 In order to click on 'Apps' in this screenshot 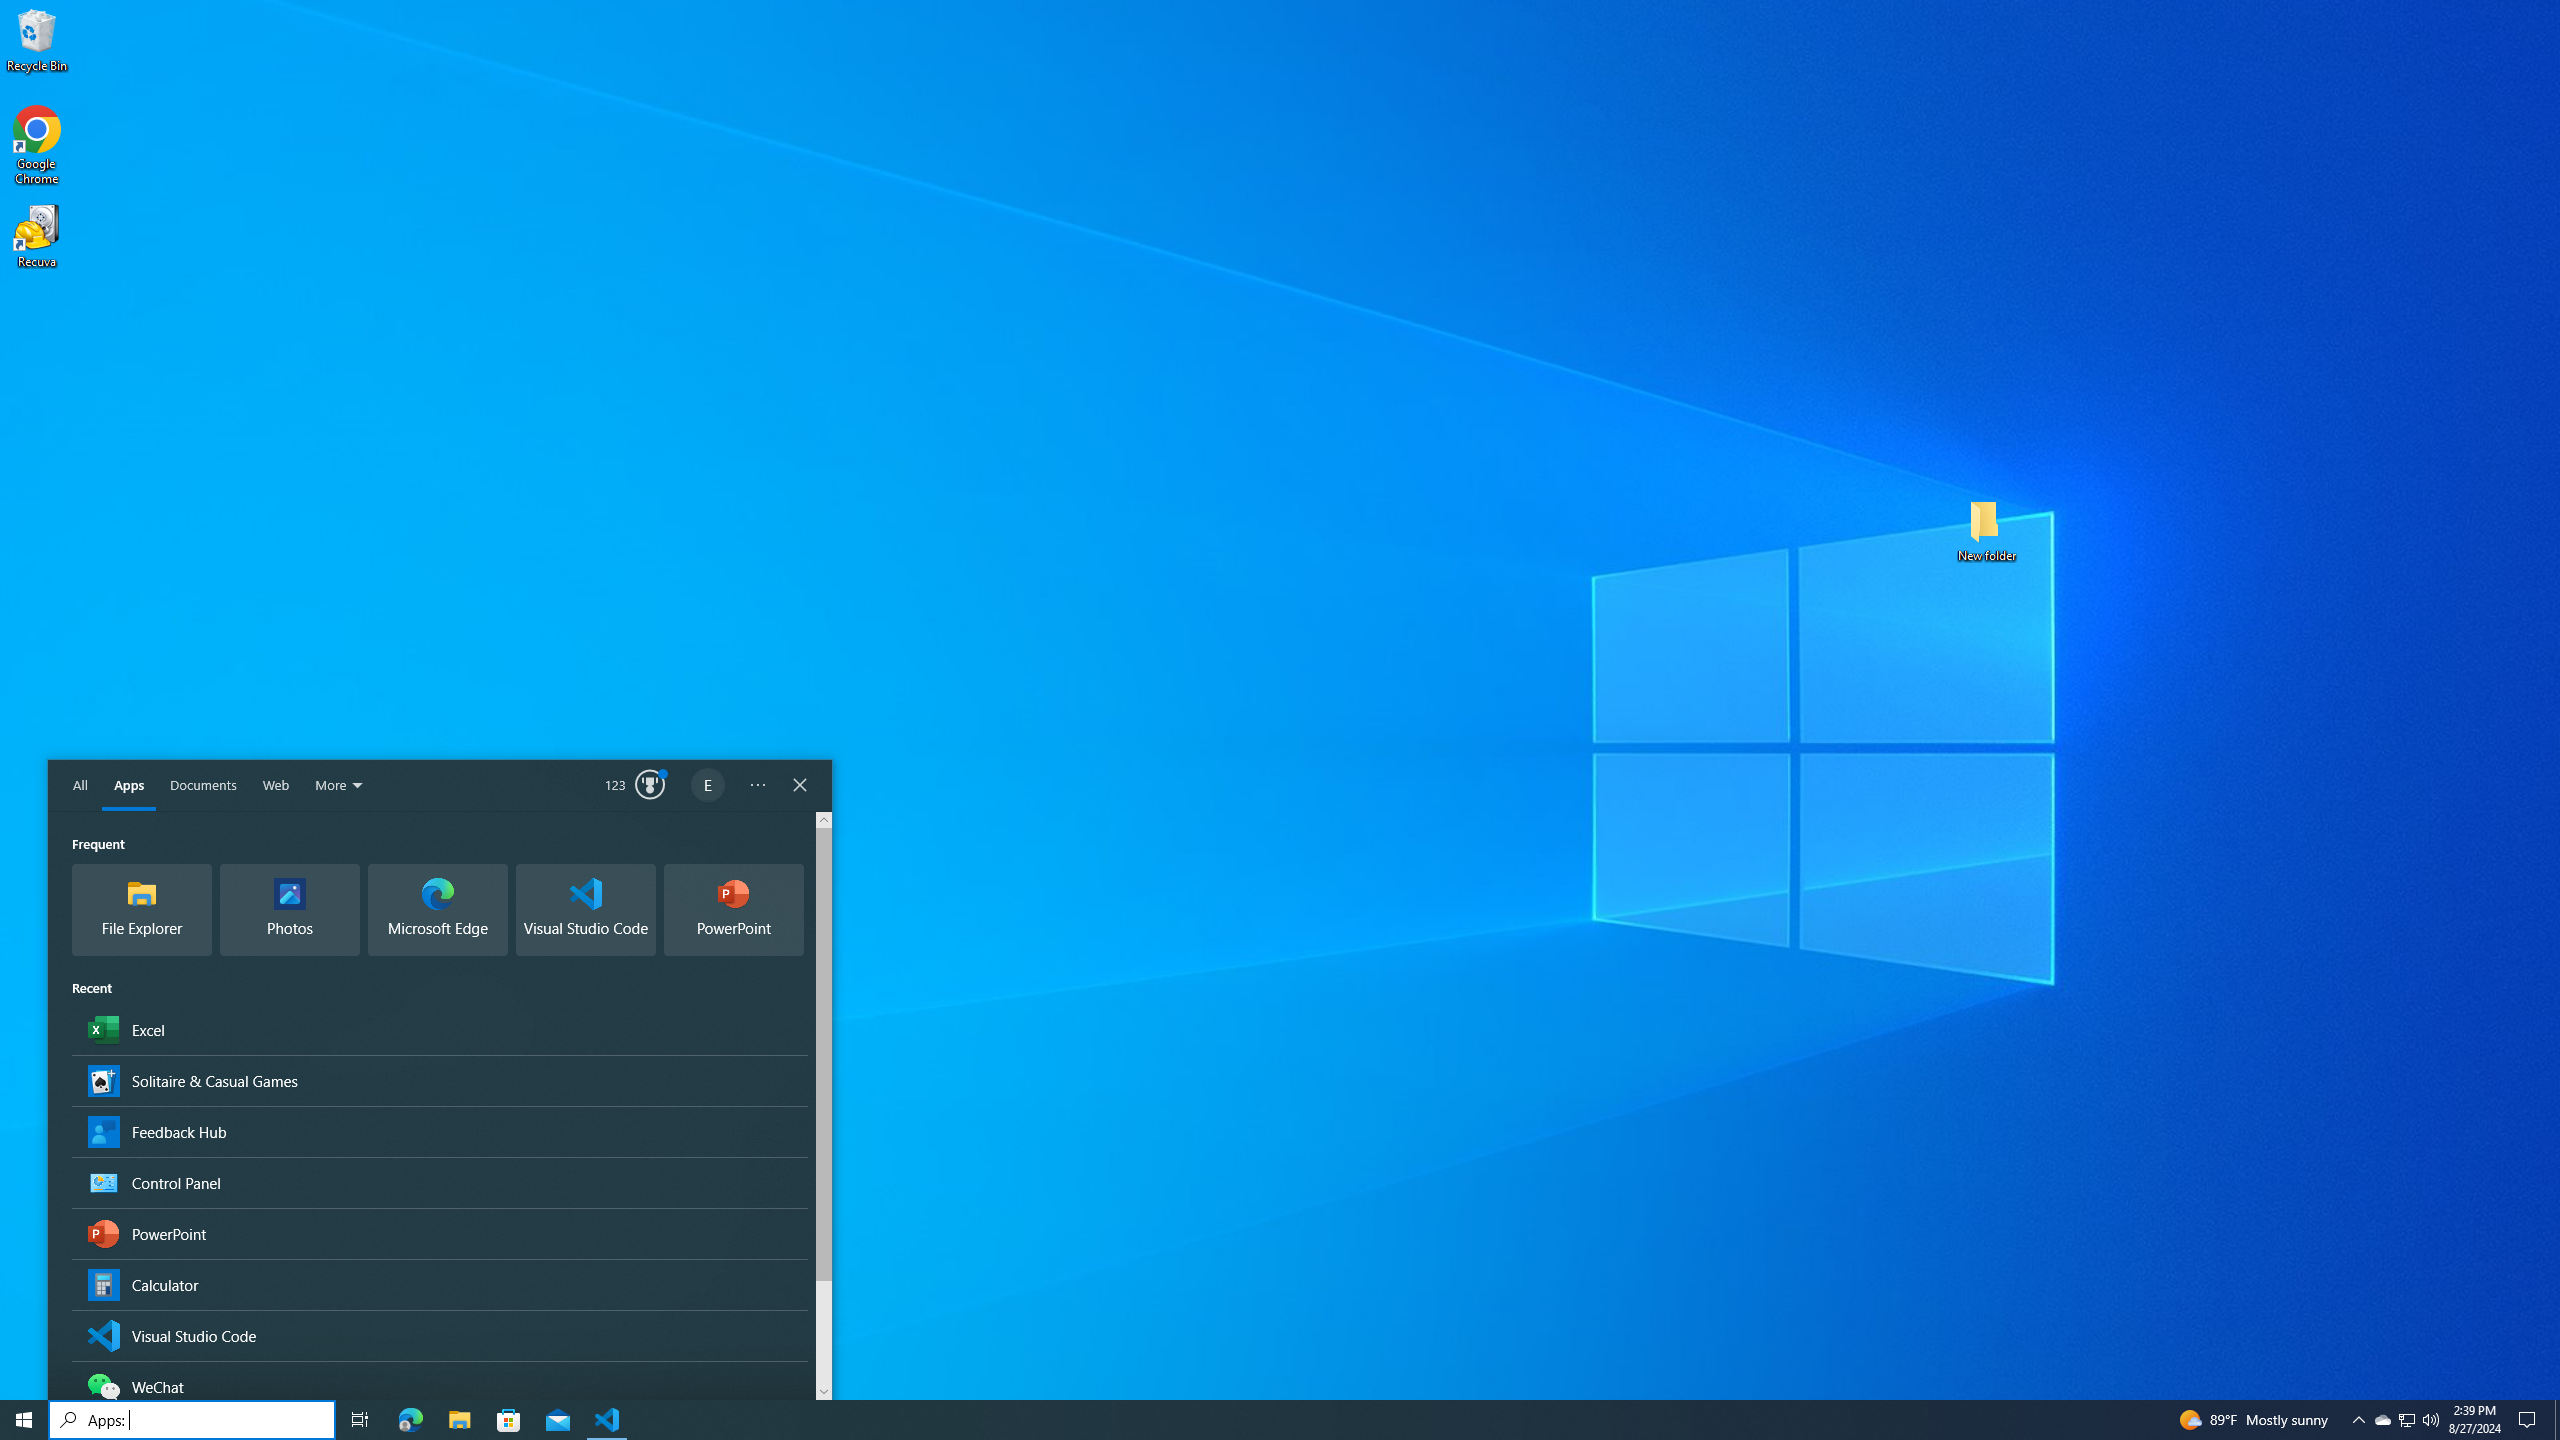, I will do `click(129, 785)`.